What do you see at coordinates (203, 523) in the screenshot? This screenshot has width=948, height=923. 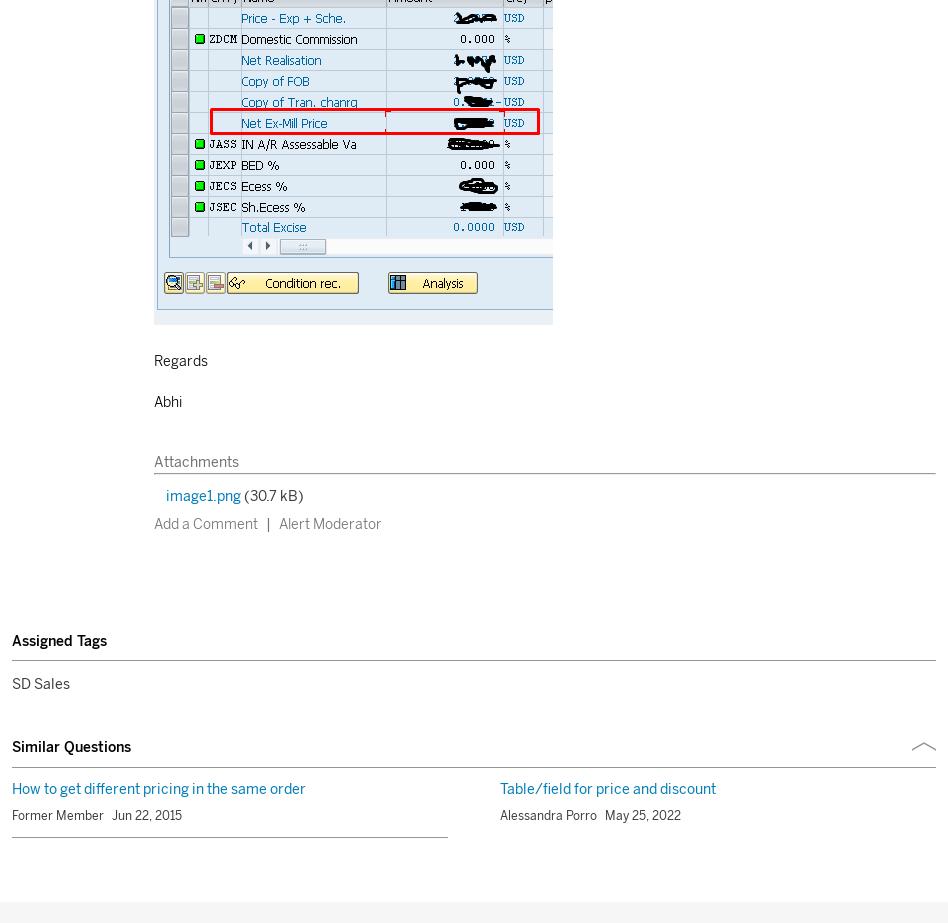 I see `'Add a Comment'` at bounding box center [203, 523].